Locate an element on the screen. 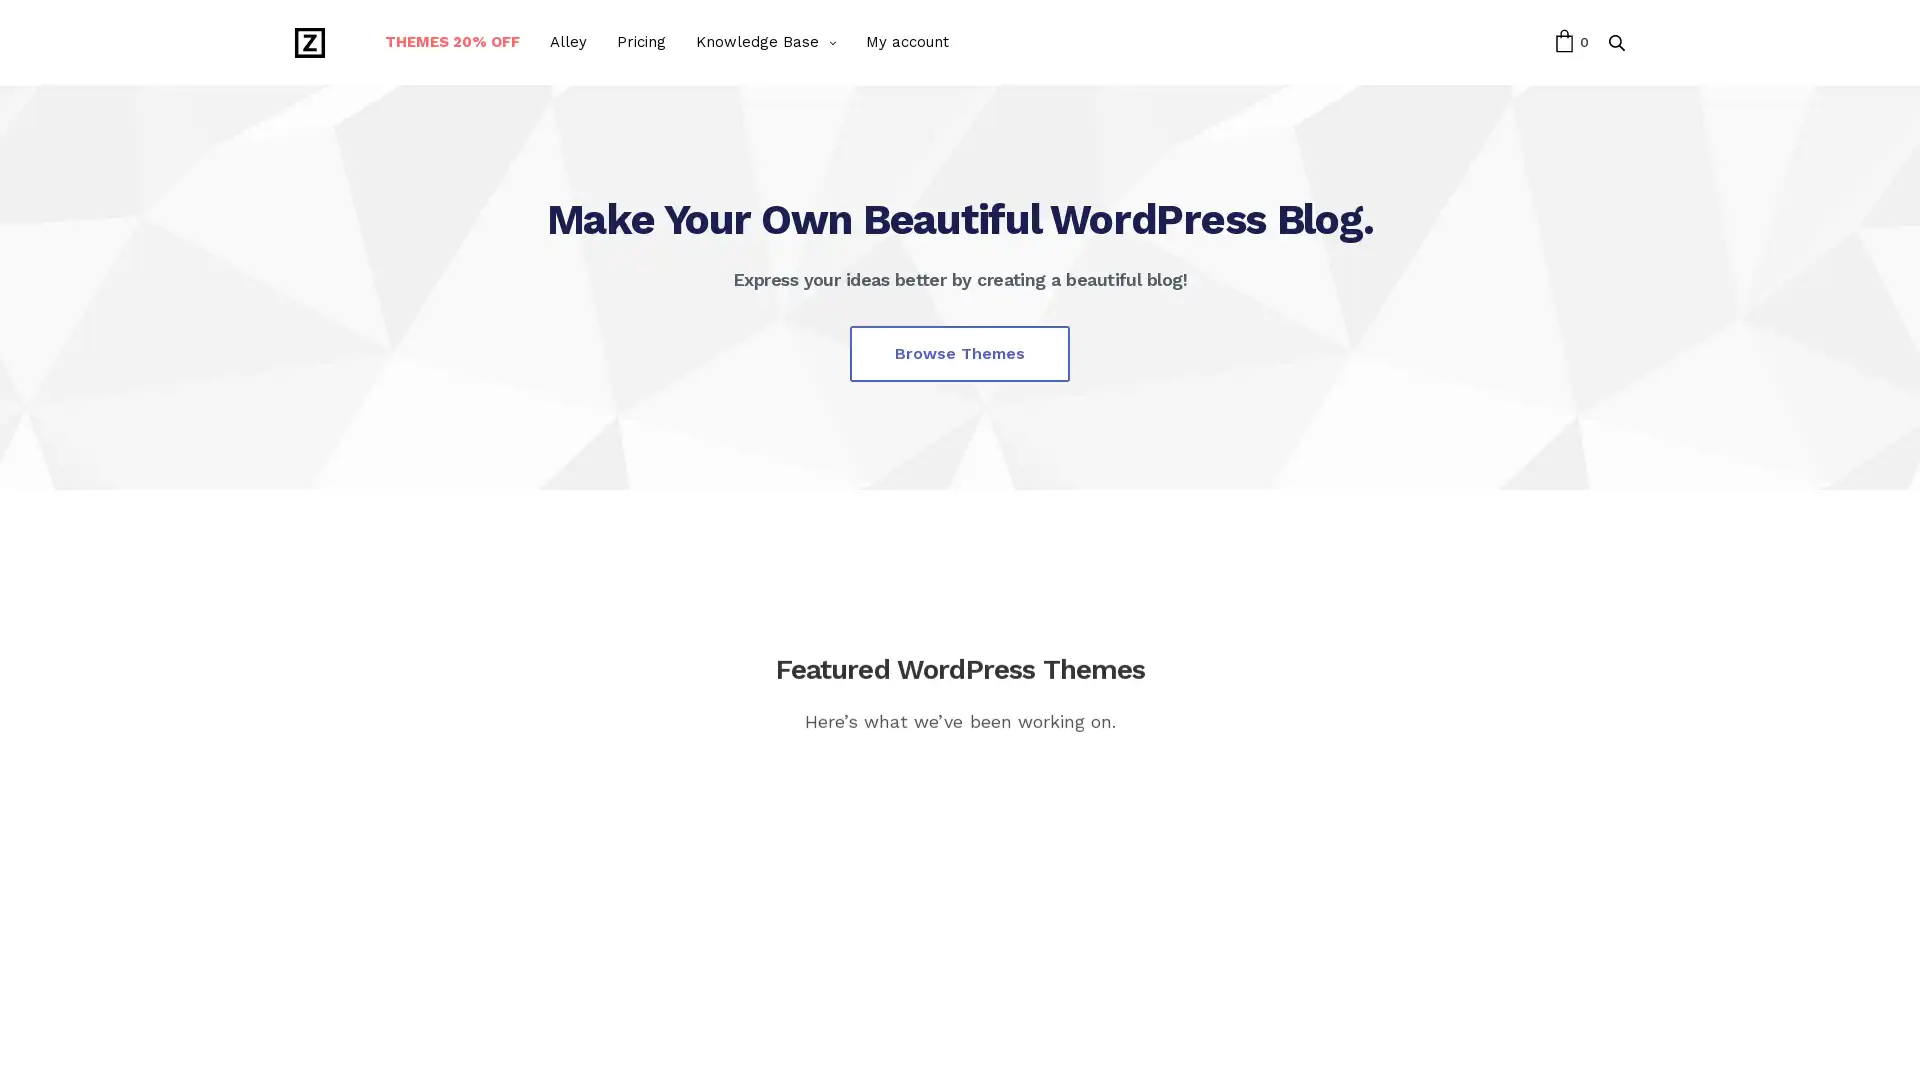 This screenshot has height=1080, width=1920. Browse Themes is located at coordinates (960, 352).